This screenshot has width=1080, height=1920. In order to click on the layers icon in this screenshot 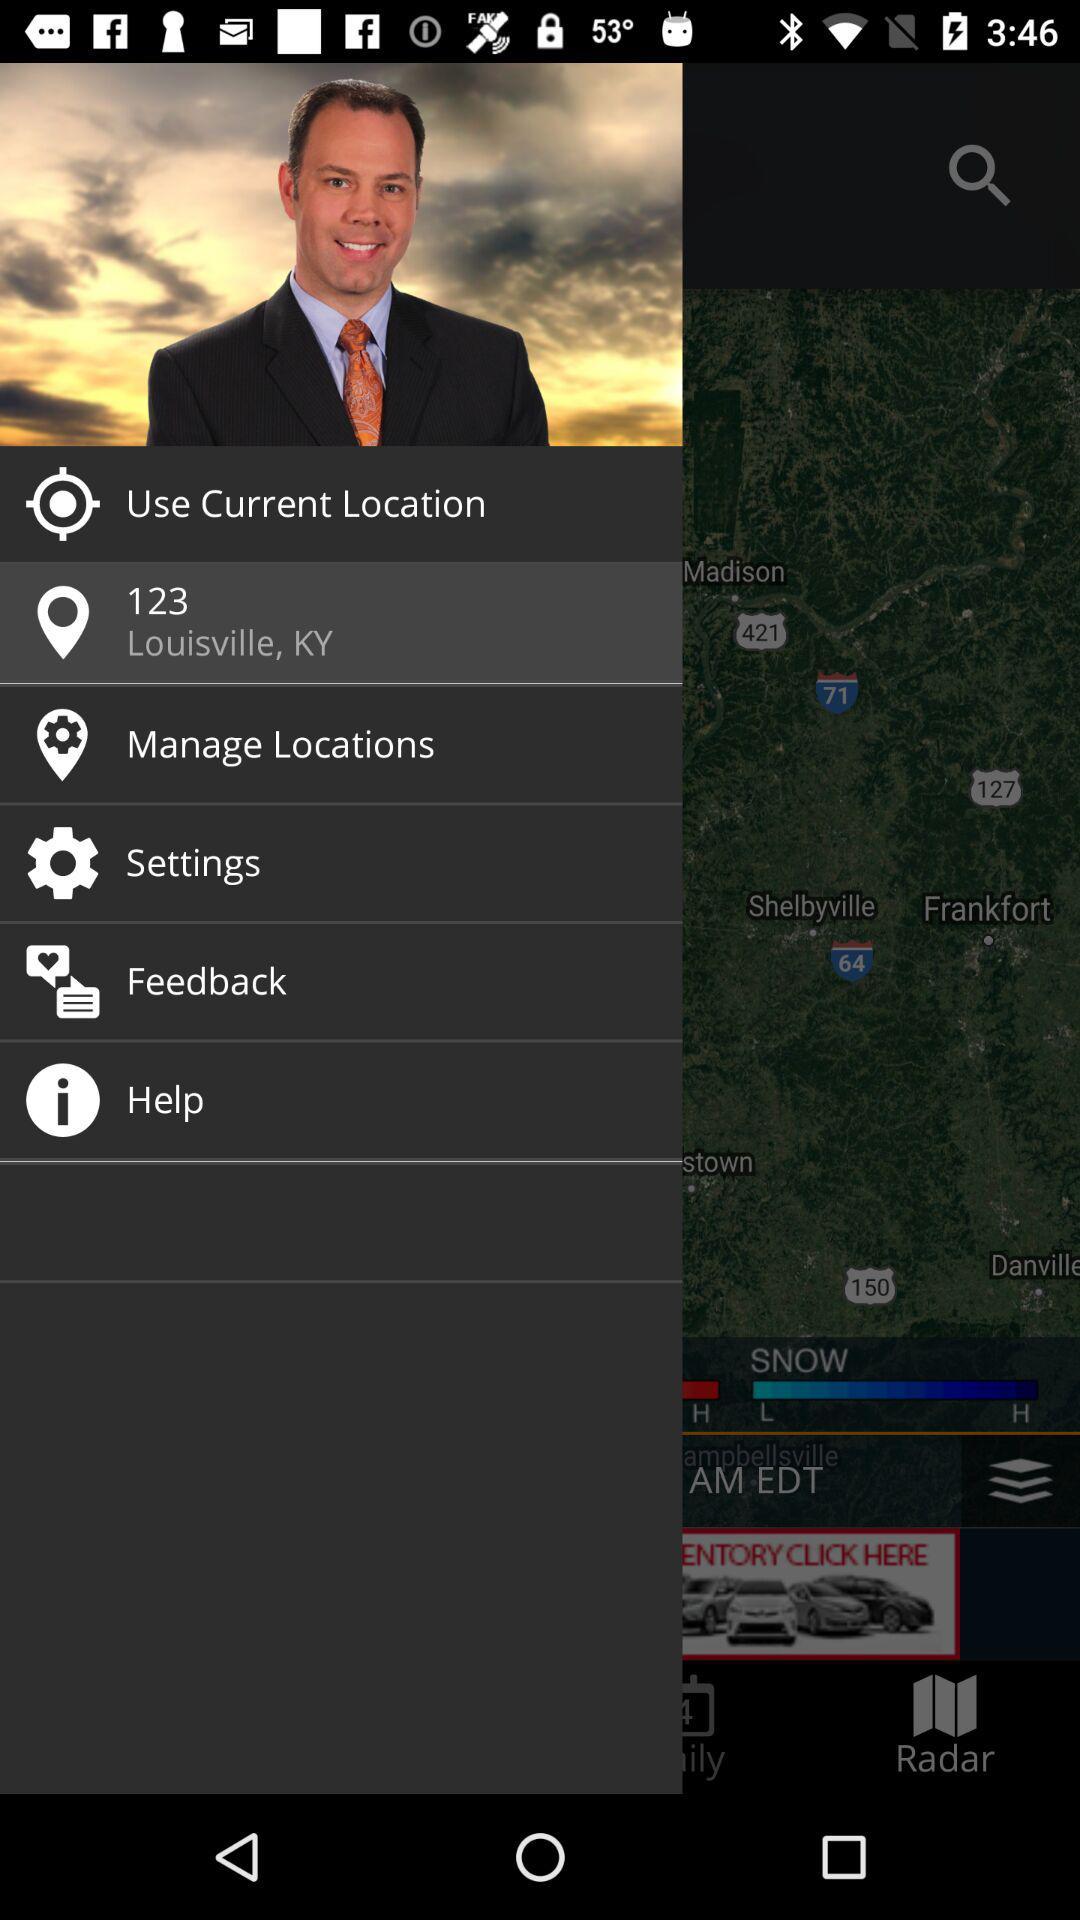, I will do `click(1020, 1480)`.